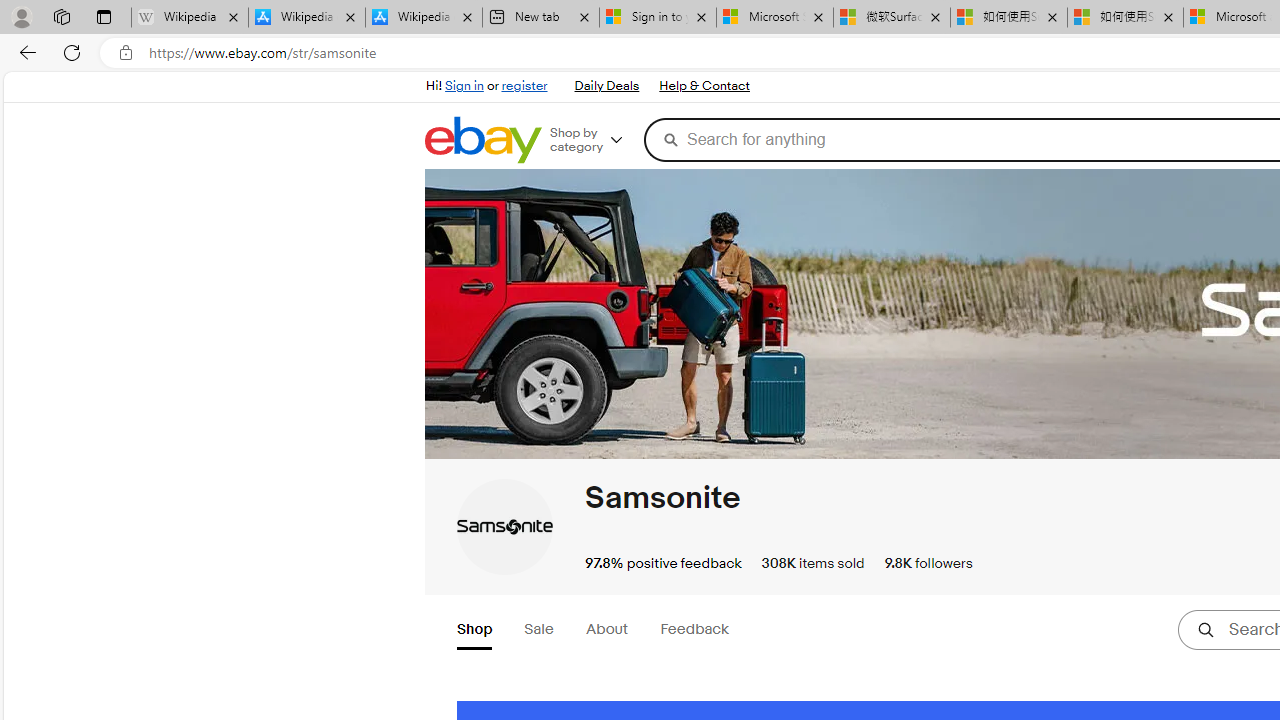 Image resolution: width=1280 pixels, height=720 pixels. What do you see at coordinates (538, 630) in the screenshot?
I see `'Sale'` at bounding box center [538, 630].